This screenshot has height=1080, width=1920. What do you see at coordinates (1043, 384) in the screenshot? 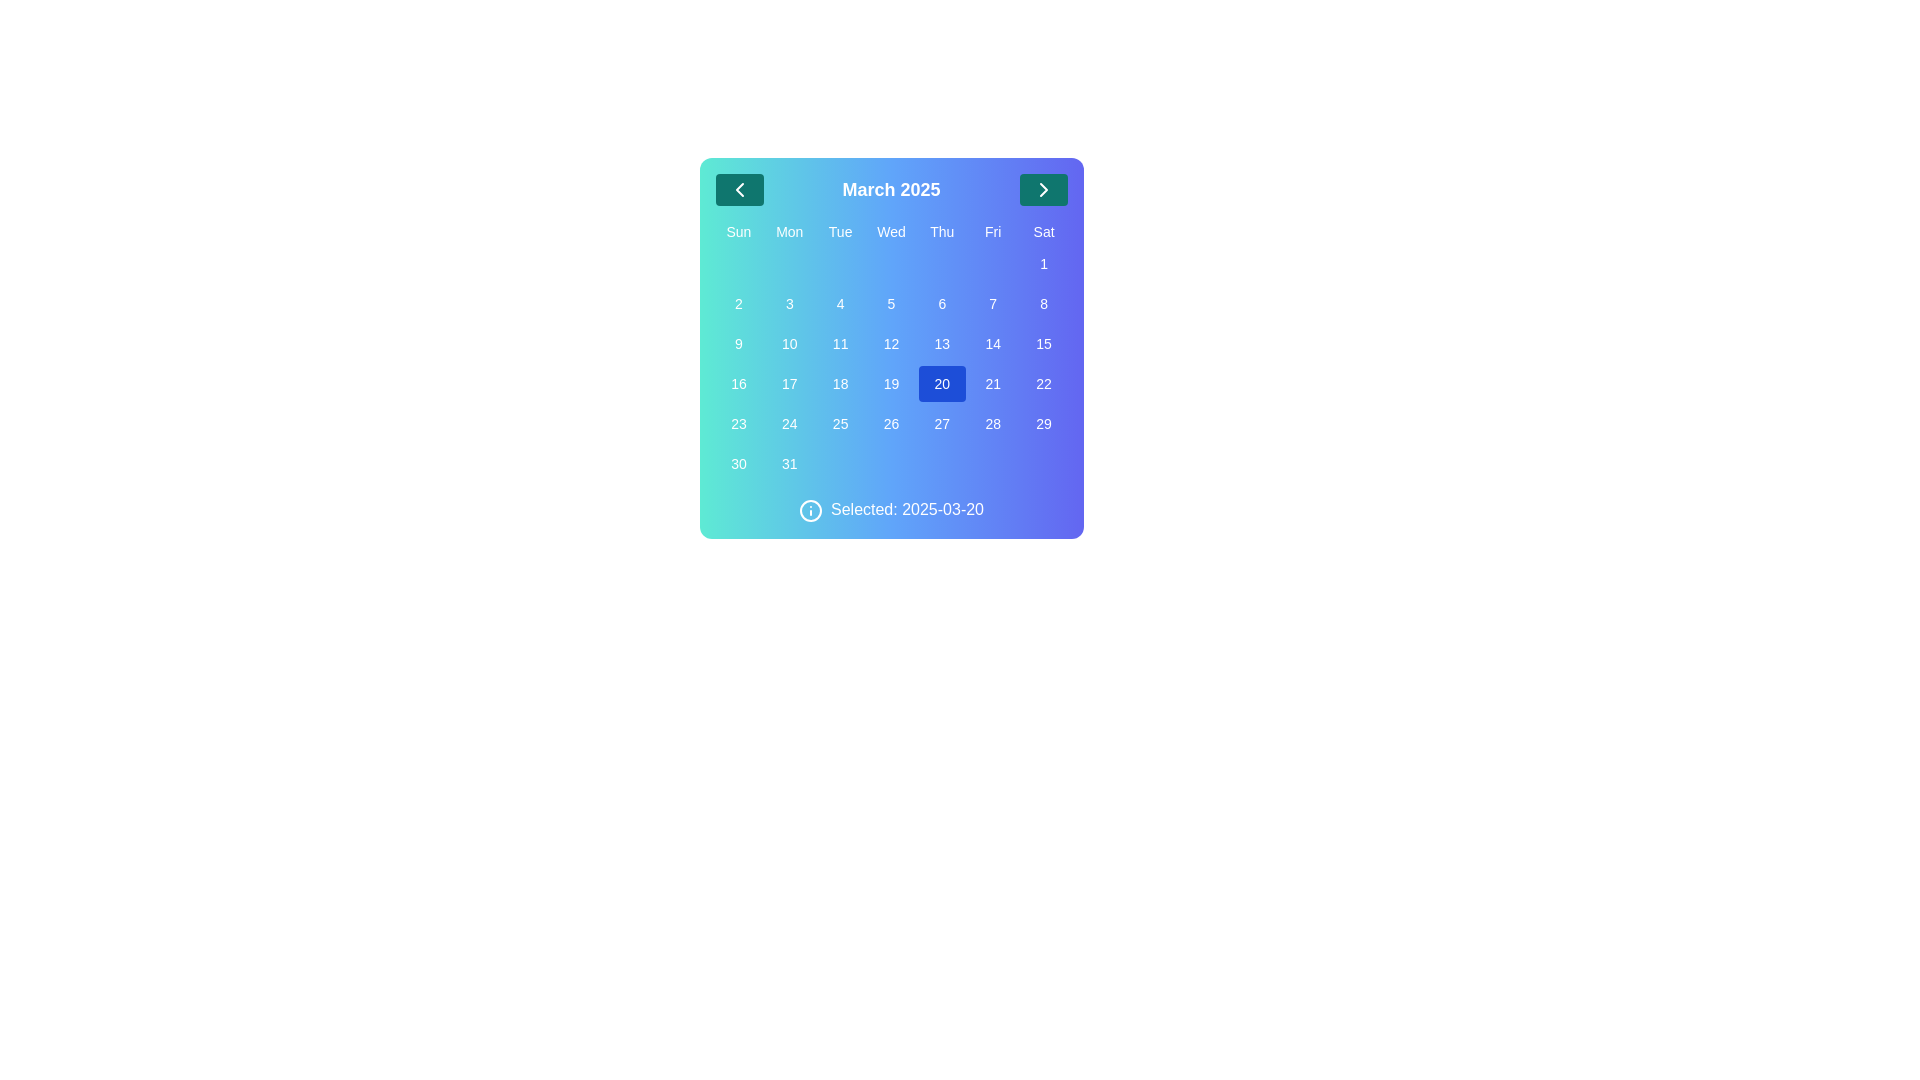
I see `the circular button displaying the number '22' in white, located` at bounding box center [1043, 384].